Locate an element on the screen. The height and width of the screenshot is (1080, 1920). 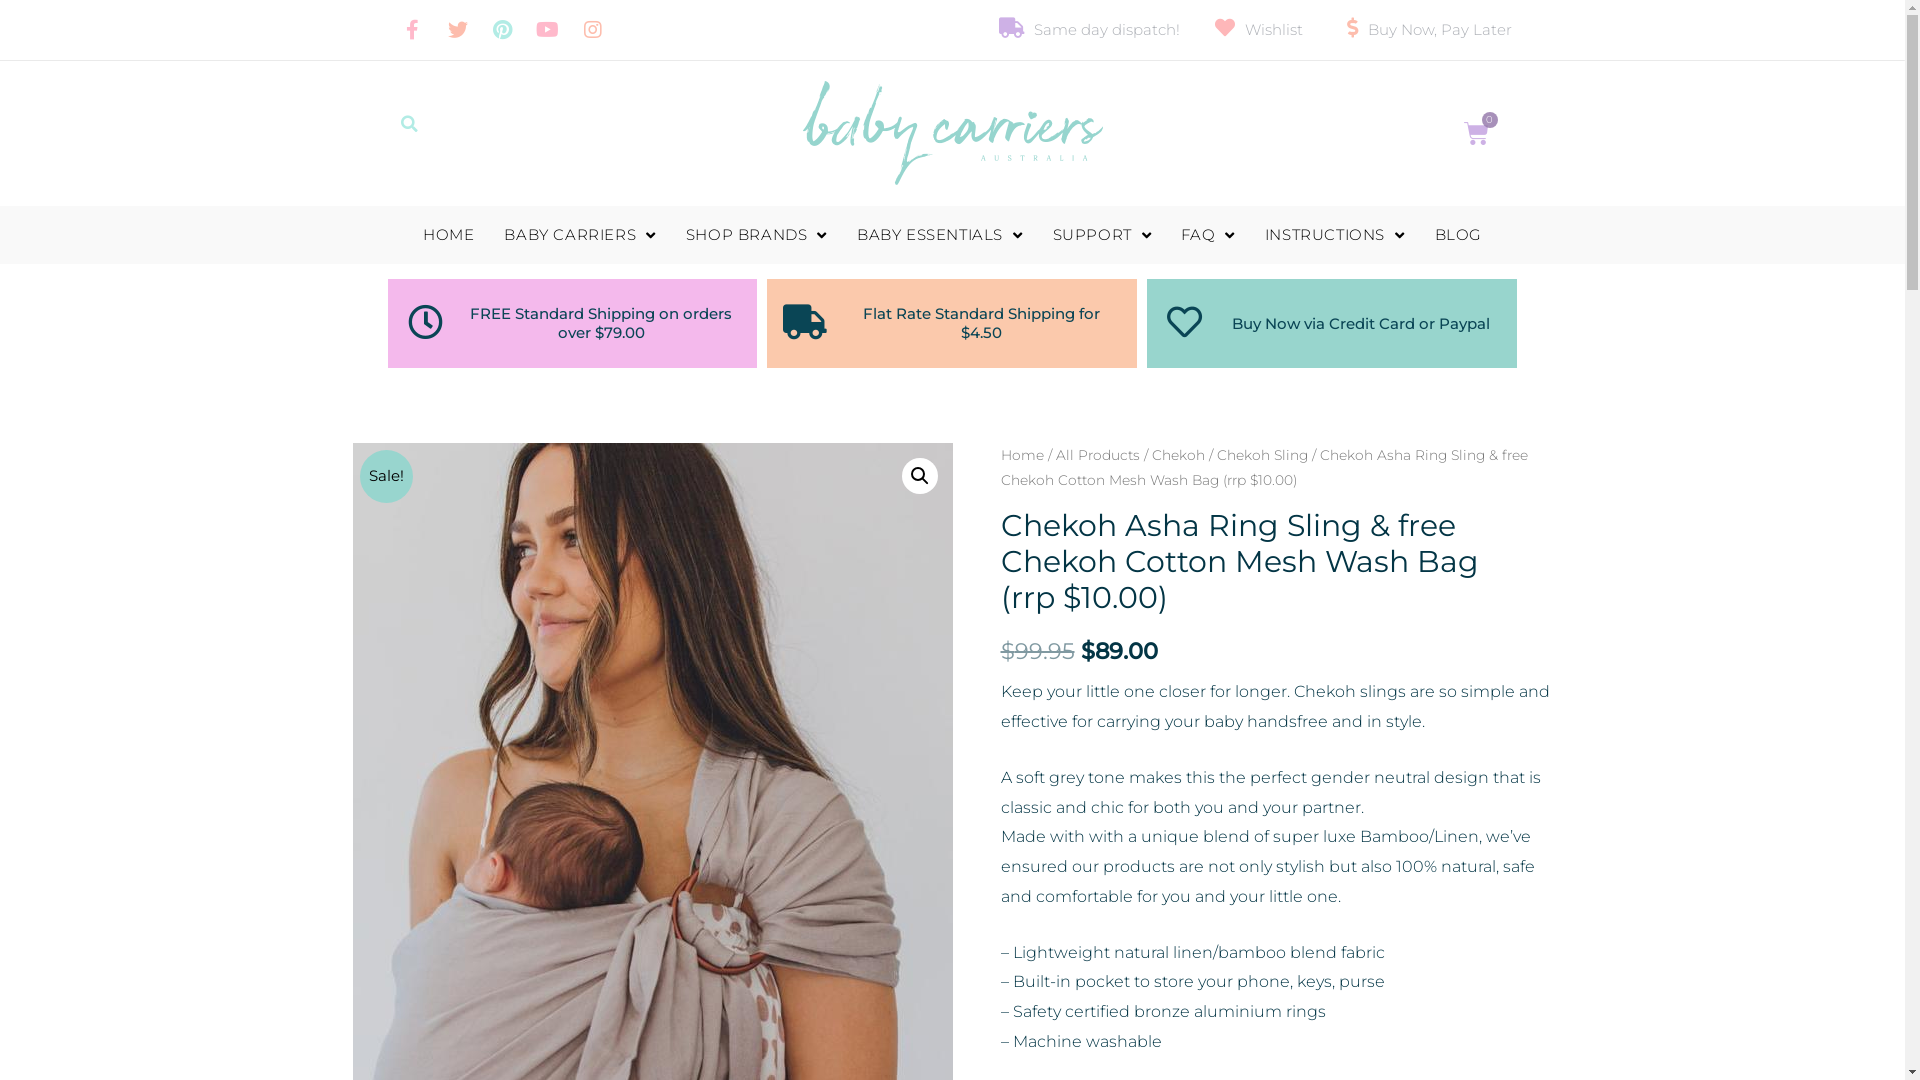
'Home' is located at coordinates (1021, 455).